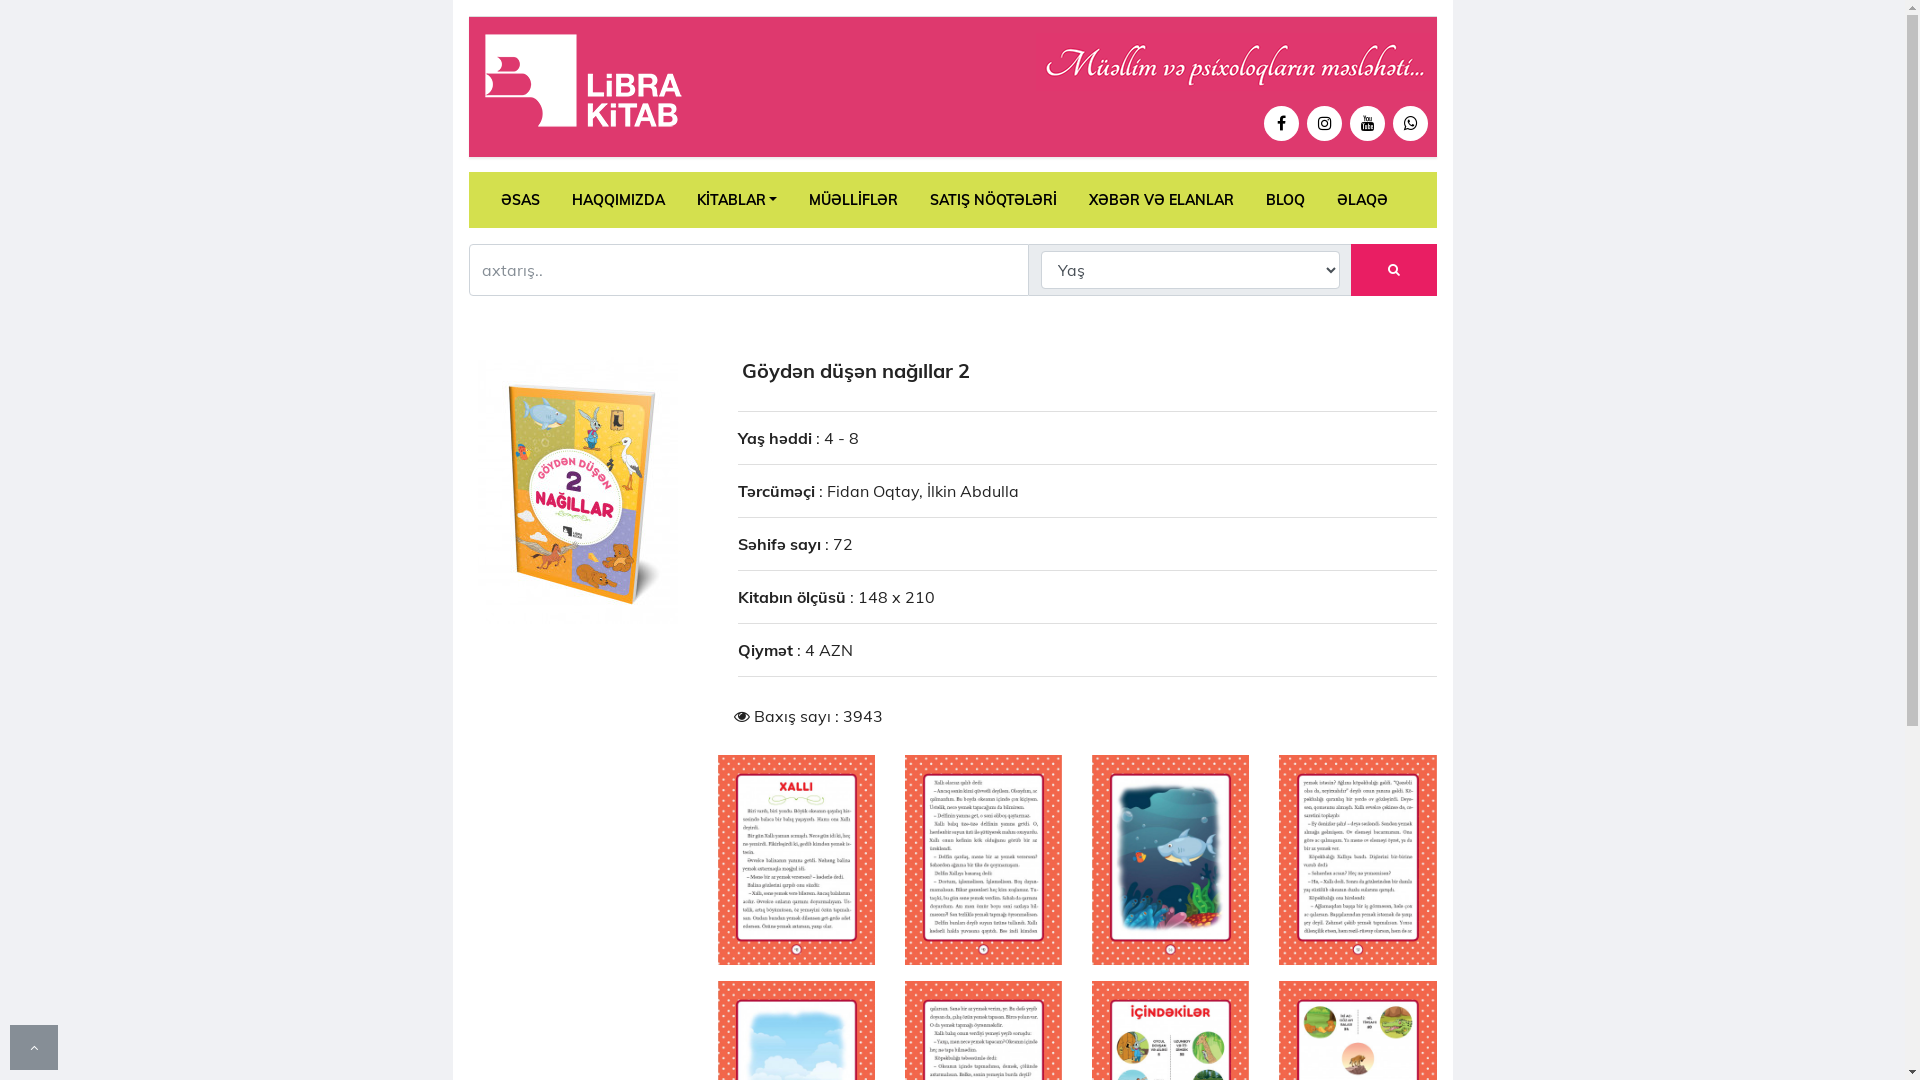 The width and height of the screenshot is (1920, 1080). I want to click on 'BLOQ', so click(1285, 200).